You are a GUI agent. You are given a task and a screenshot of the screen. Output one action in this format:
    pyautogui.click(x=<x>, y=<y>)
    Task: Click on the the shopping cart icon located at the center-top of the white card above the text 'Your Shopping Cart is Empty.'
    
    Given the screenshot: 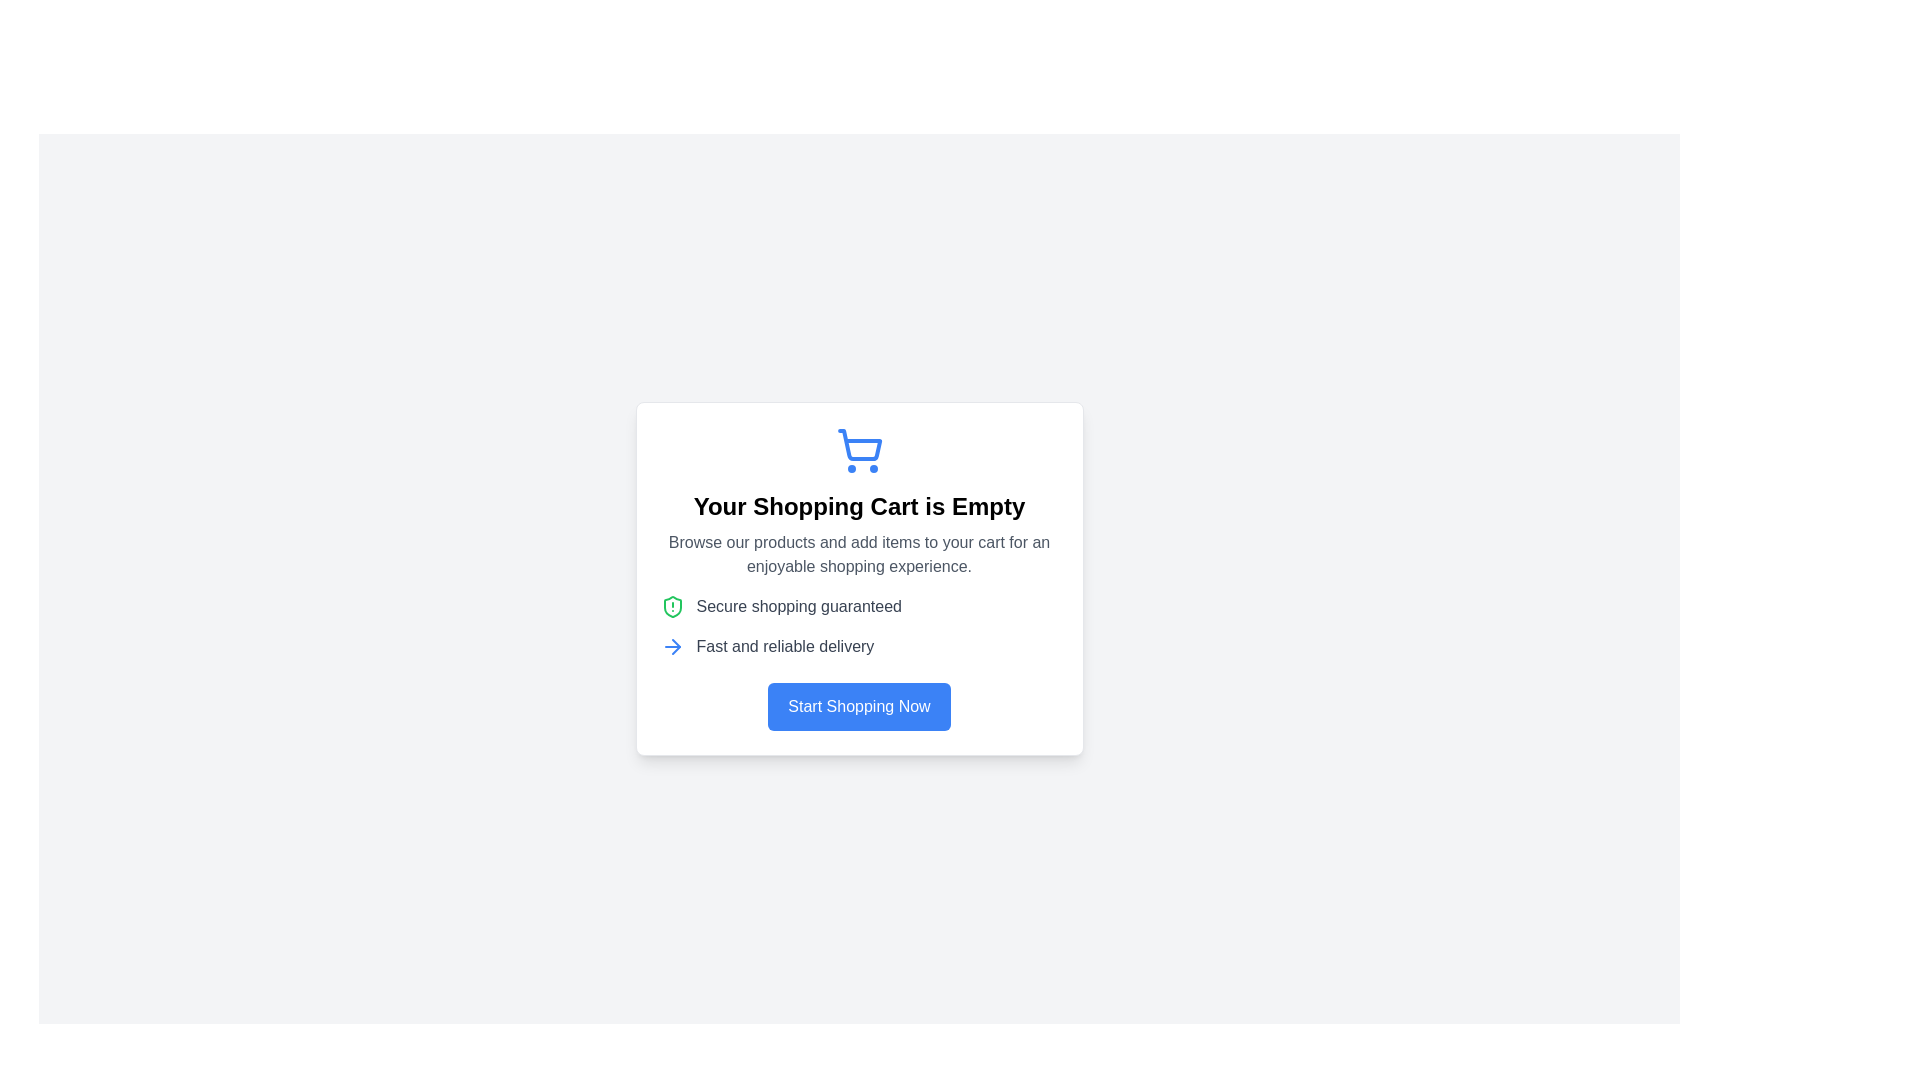 What is the action you would take?
    pyautogui.click(x=859, y=451)
    